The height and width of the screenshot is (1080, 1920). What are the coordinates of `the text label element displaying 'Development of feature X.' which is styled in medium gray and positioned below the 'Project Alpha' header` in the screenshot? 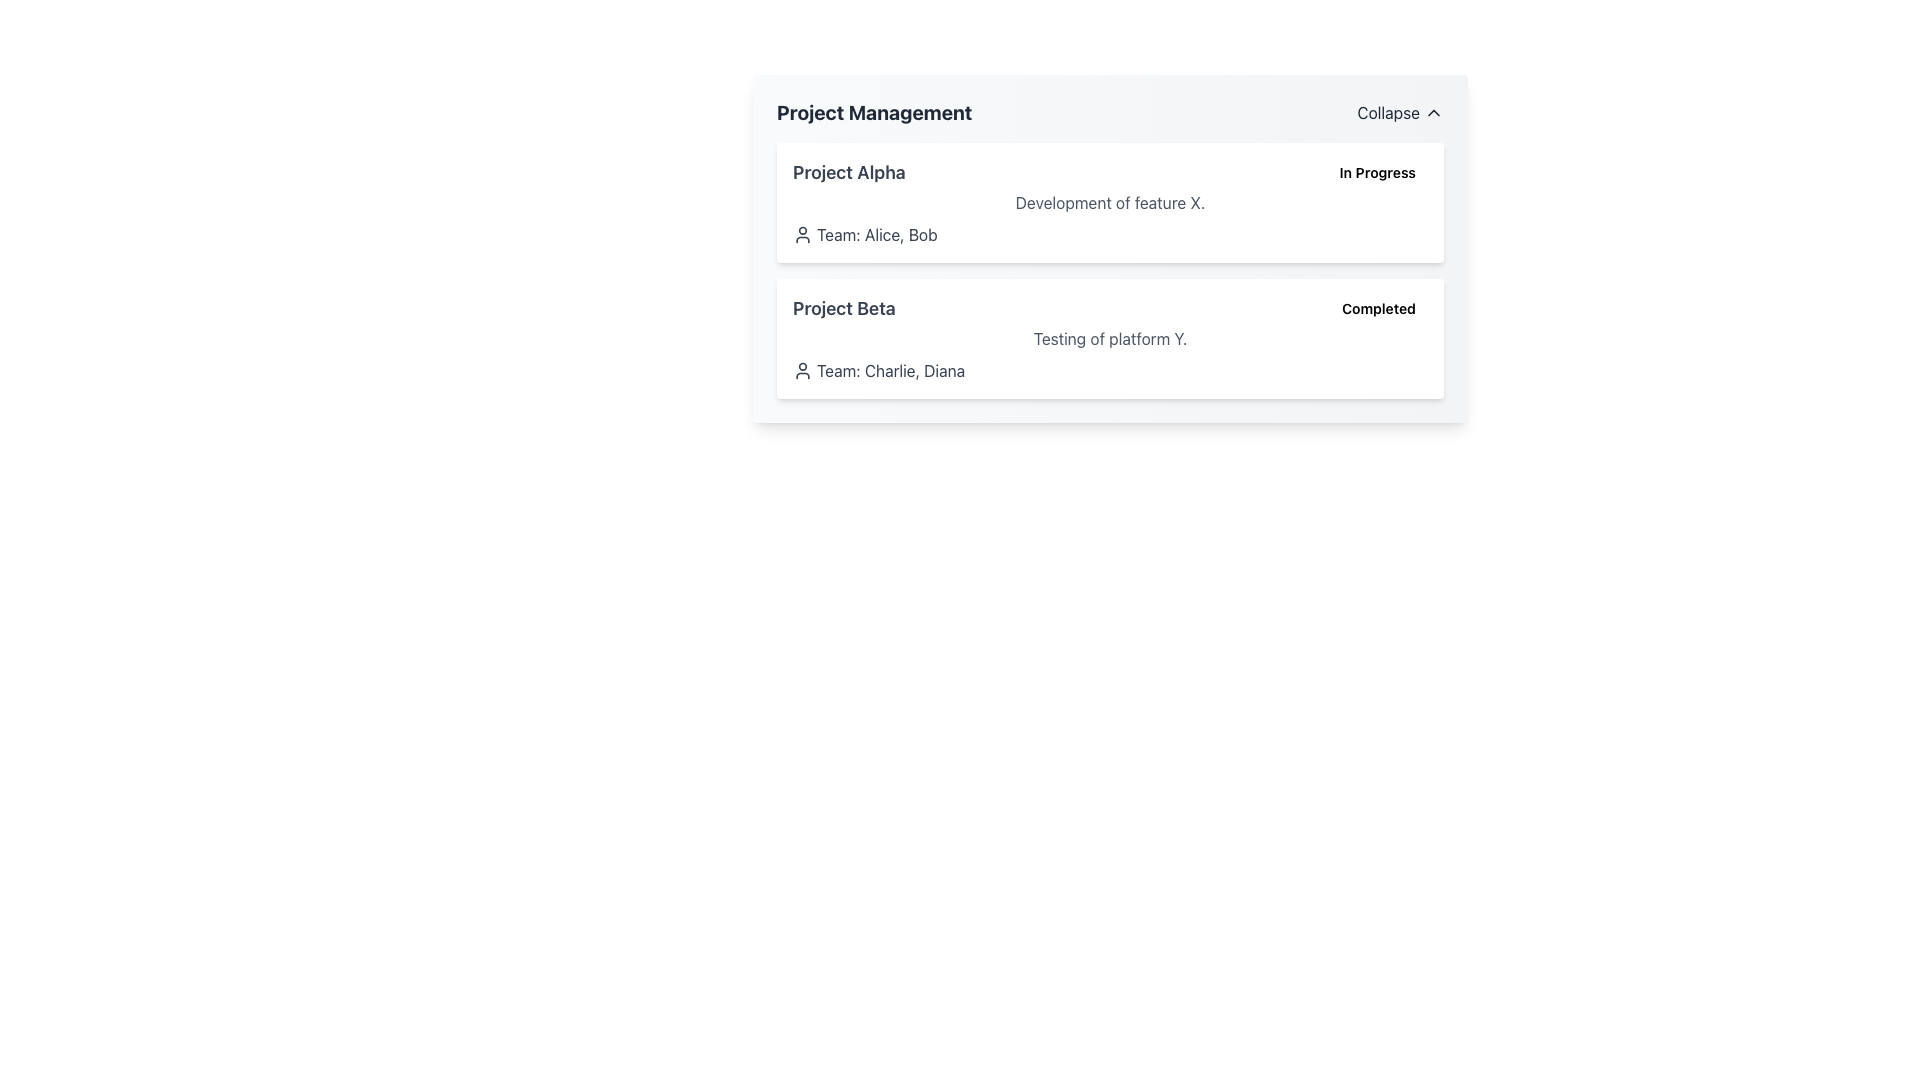 It's located at (1109, 203).